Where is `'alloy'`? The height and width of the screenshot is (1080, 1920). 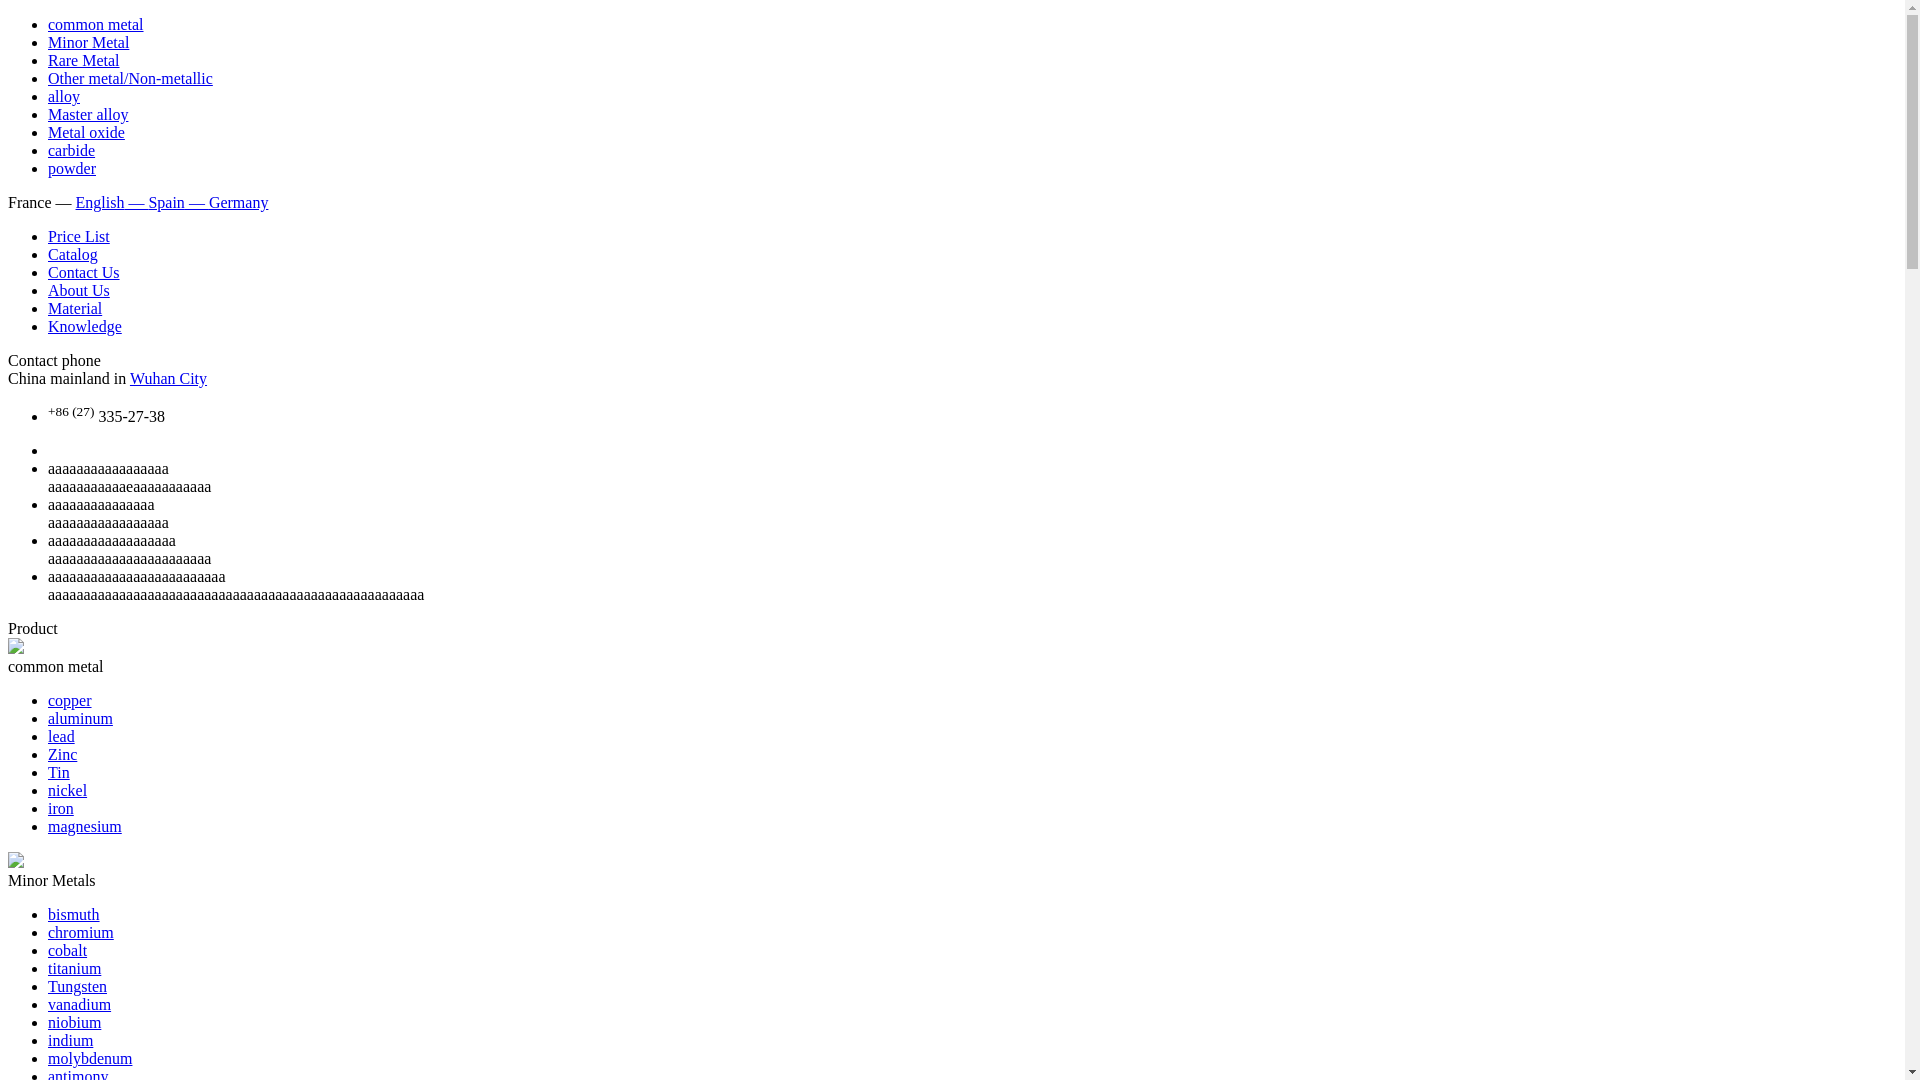
'alloy' is located at coordinates (48, 96).